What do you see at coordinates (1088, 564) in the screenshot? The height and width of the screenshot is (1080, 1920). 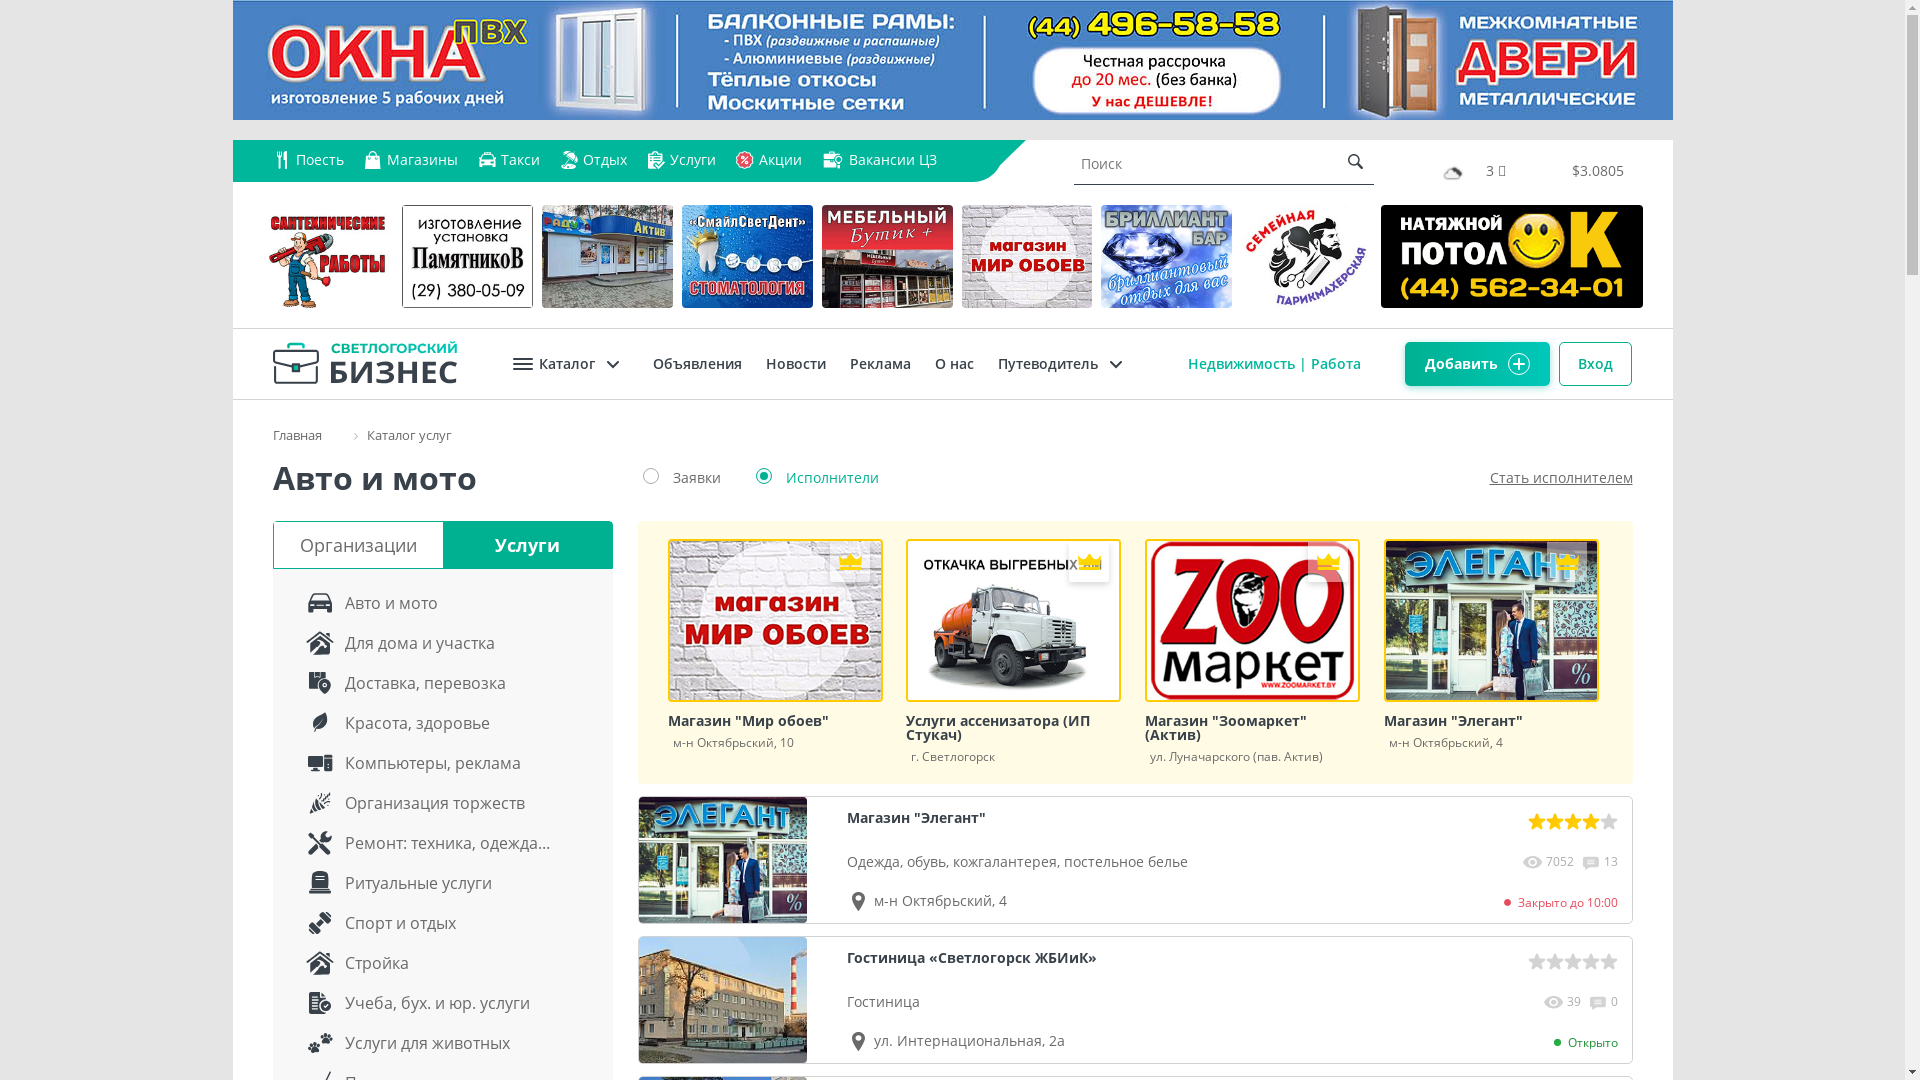 I see `'VIP'` at bounding box center [1088, 564].